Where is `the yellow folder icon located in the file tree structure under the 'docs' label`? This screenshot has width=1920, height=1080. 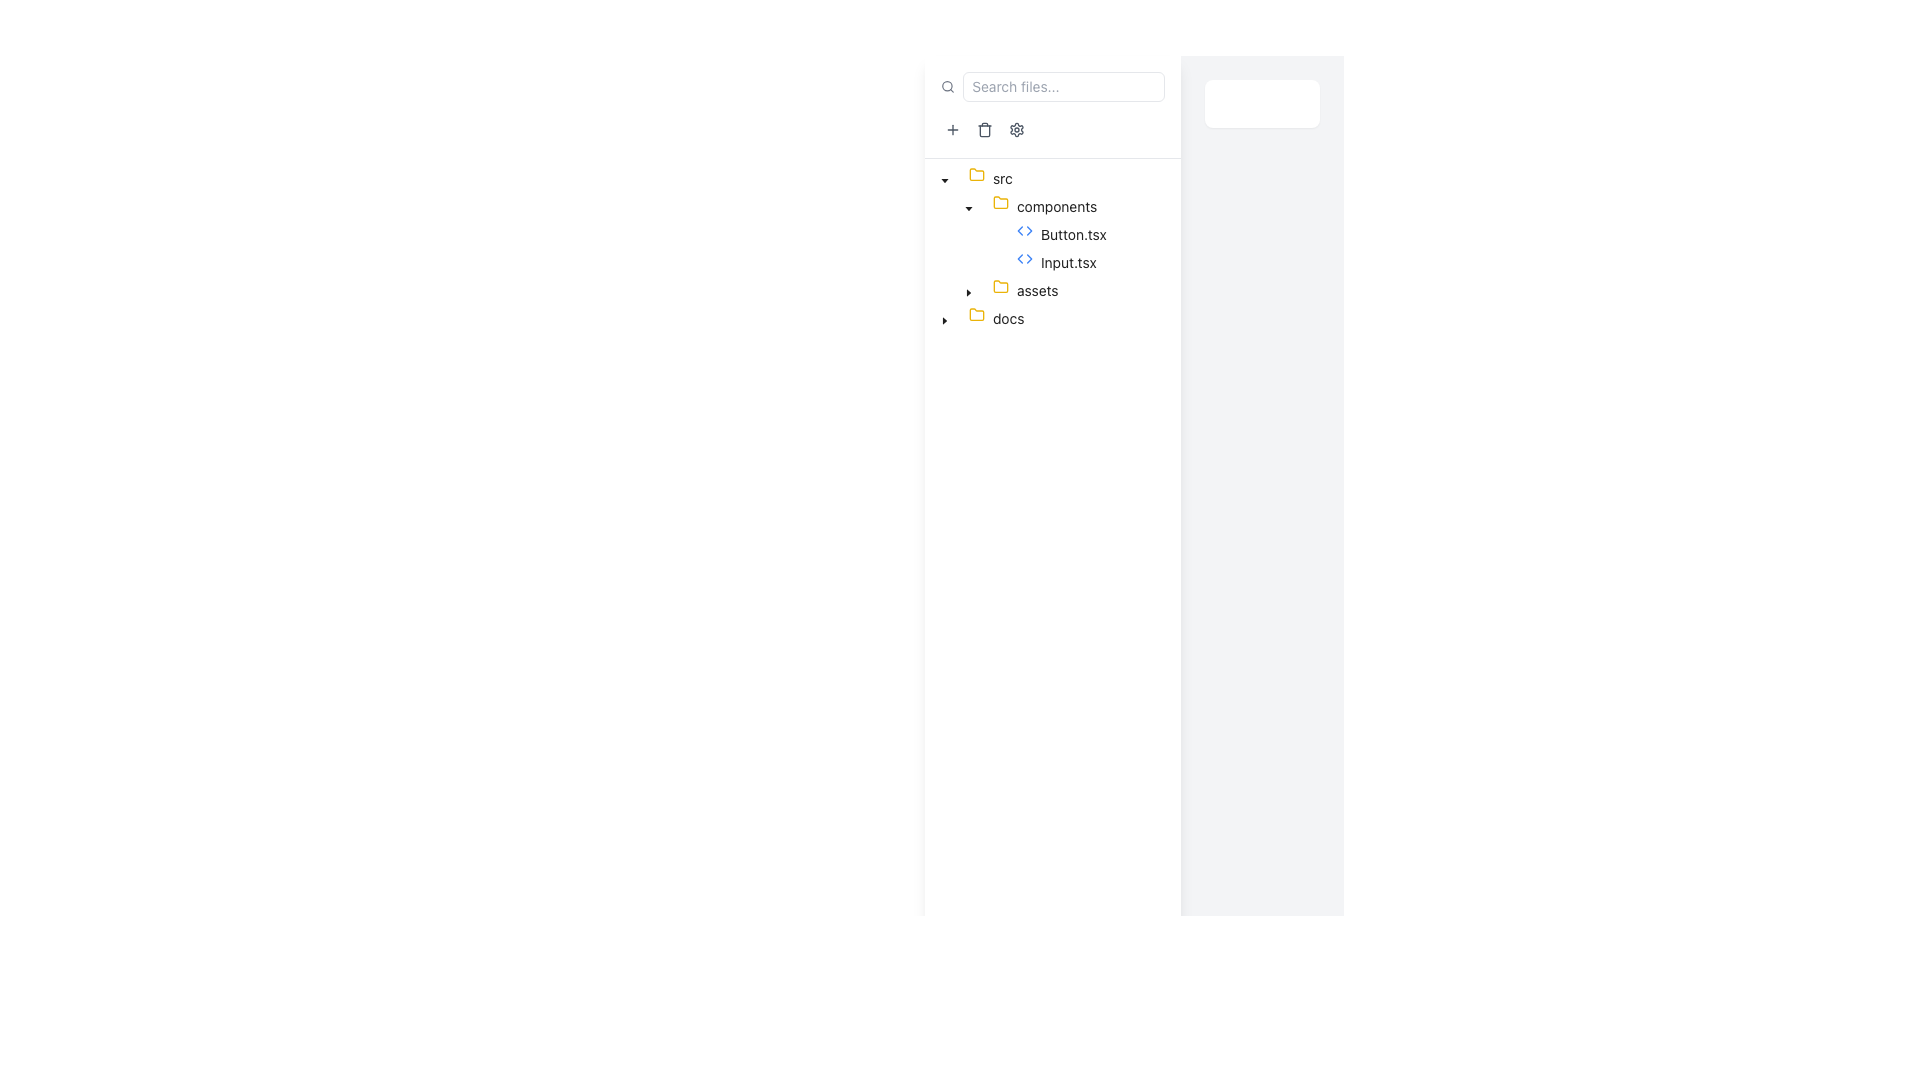
the yellow folder icon located in the file tree structure under the 'docs' label is located at coordinates (980, 318).